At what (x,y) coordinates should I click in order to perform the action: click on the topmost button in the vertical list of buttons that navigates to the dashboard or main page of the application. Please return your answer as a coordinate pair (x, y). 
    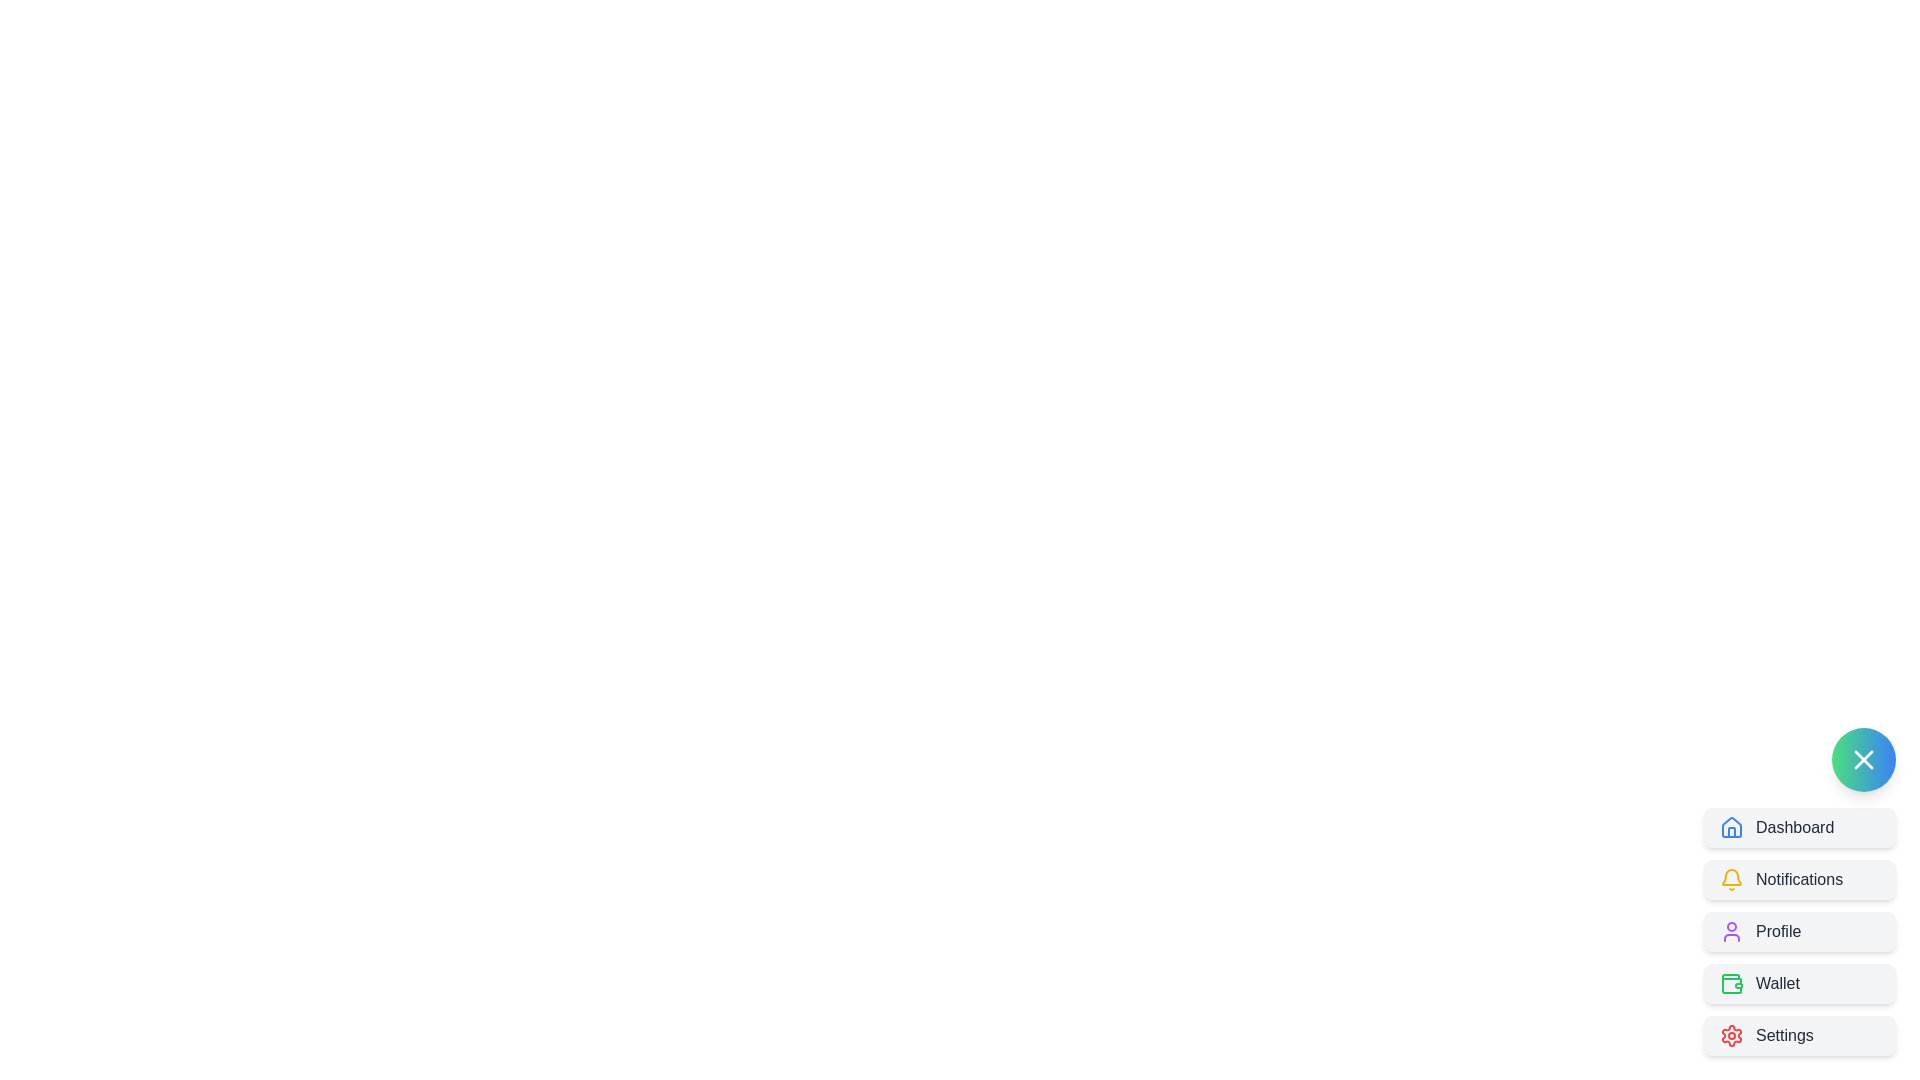
    Looking at the image, I should click on (1800, 828).